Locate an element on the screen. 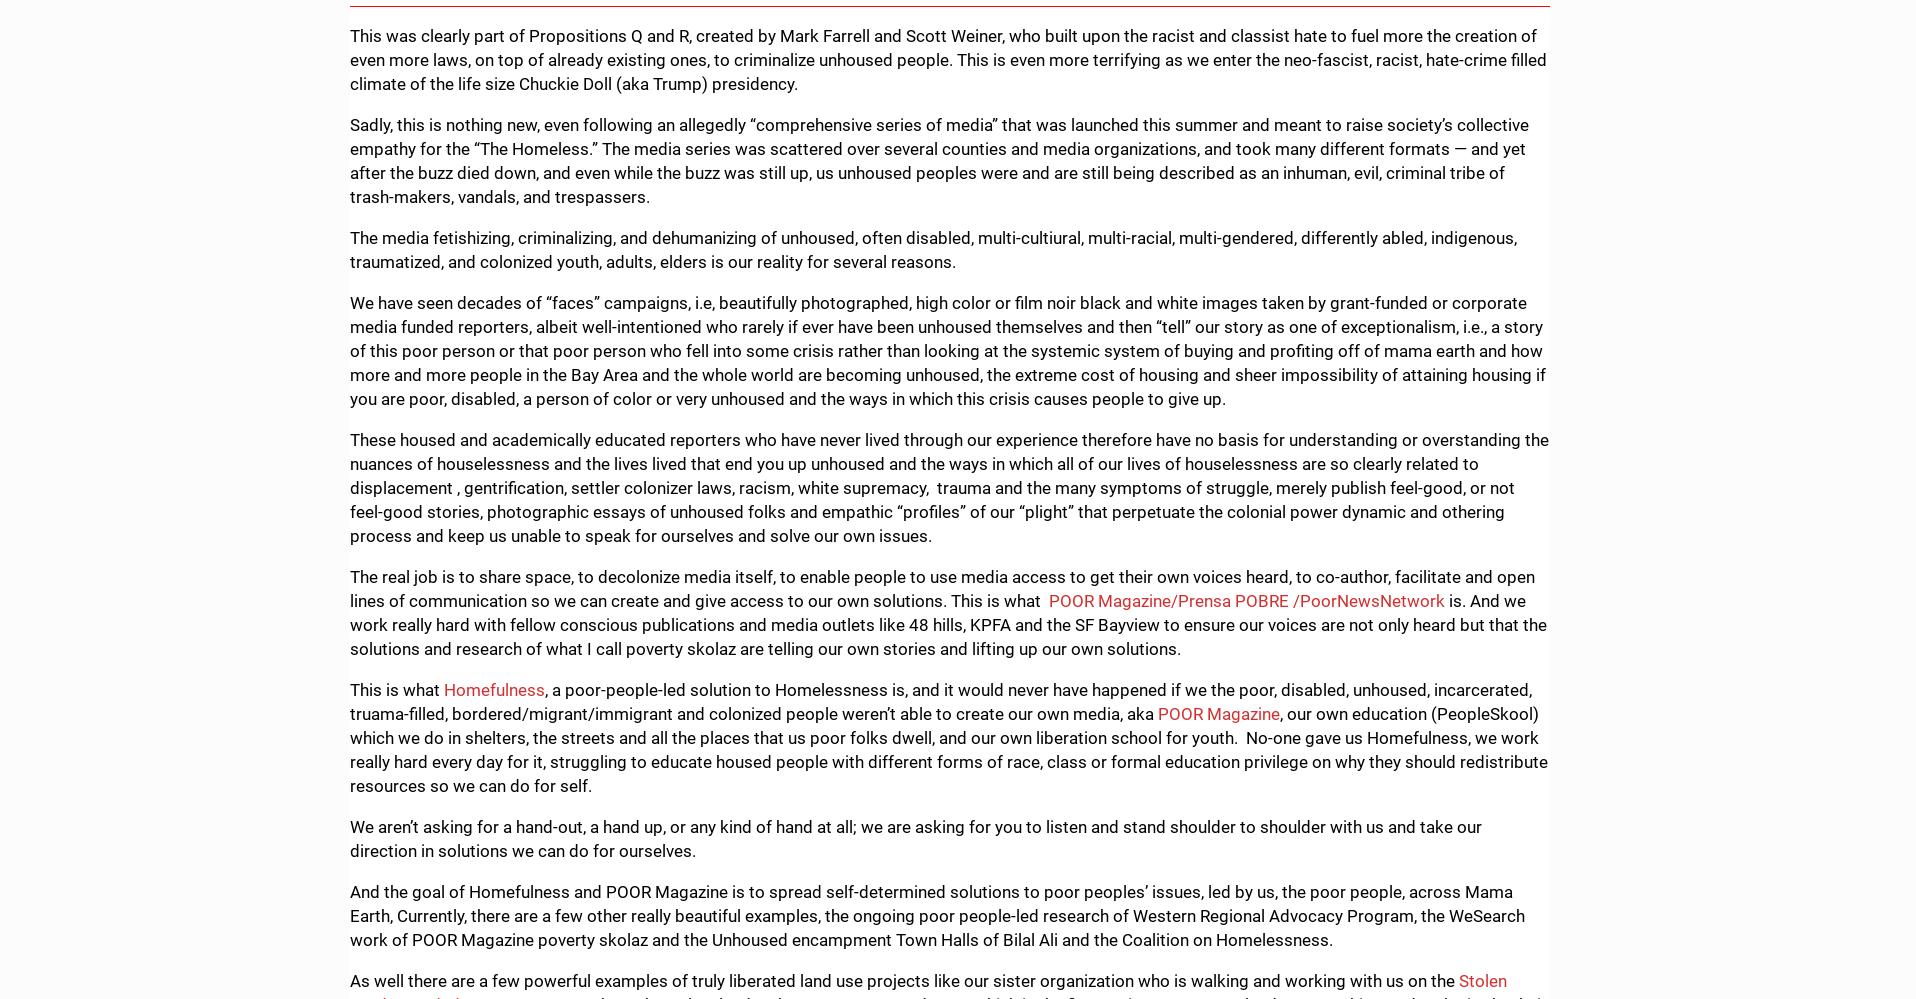  'Homefulness' is located at coordinates (493, 689).